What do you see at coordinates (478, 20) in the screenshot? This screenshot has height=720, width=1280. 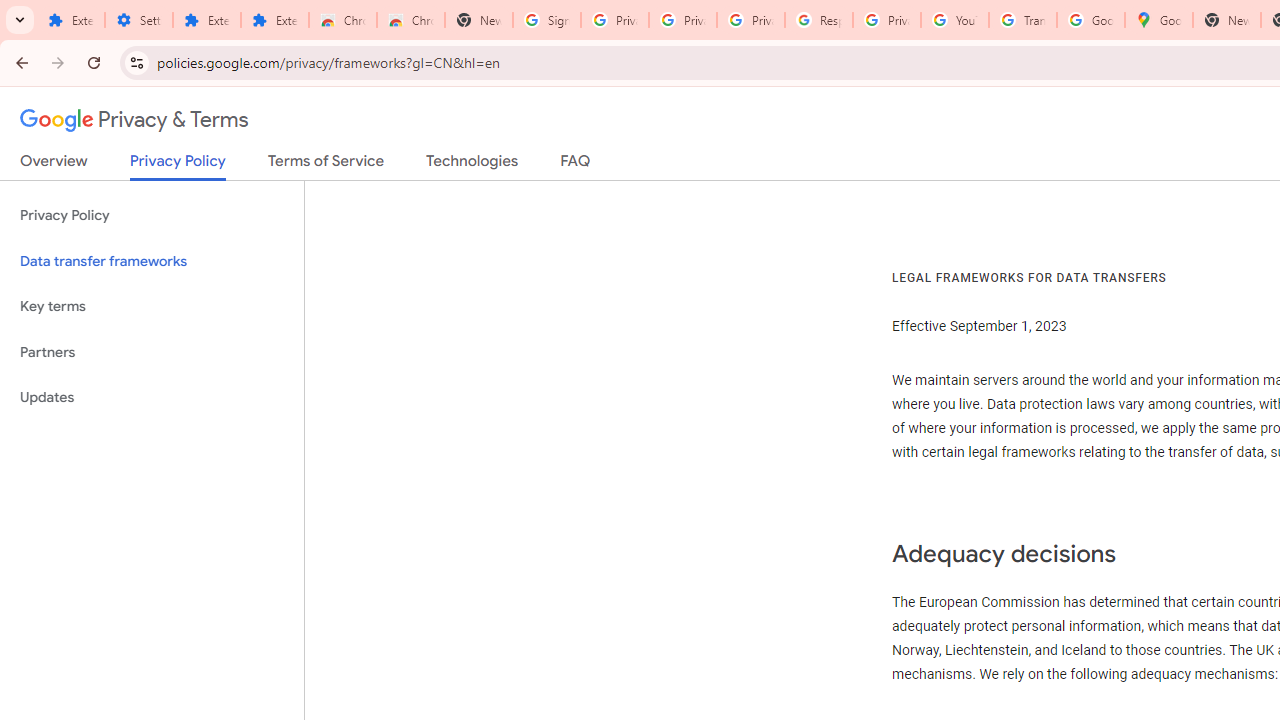 I see `'New Tab'` at bounding box center [478, 20].